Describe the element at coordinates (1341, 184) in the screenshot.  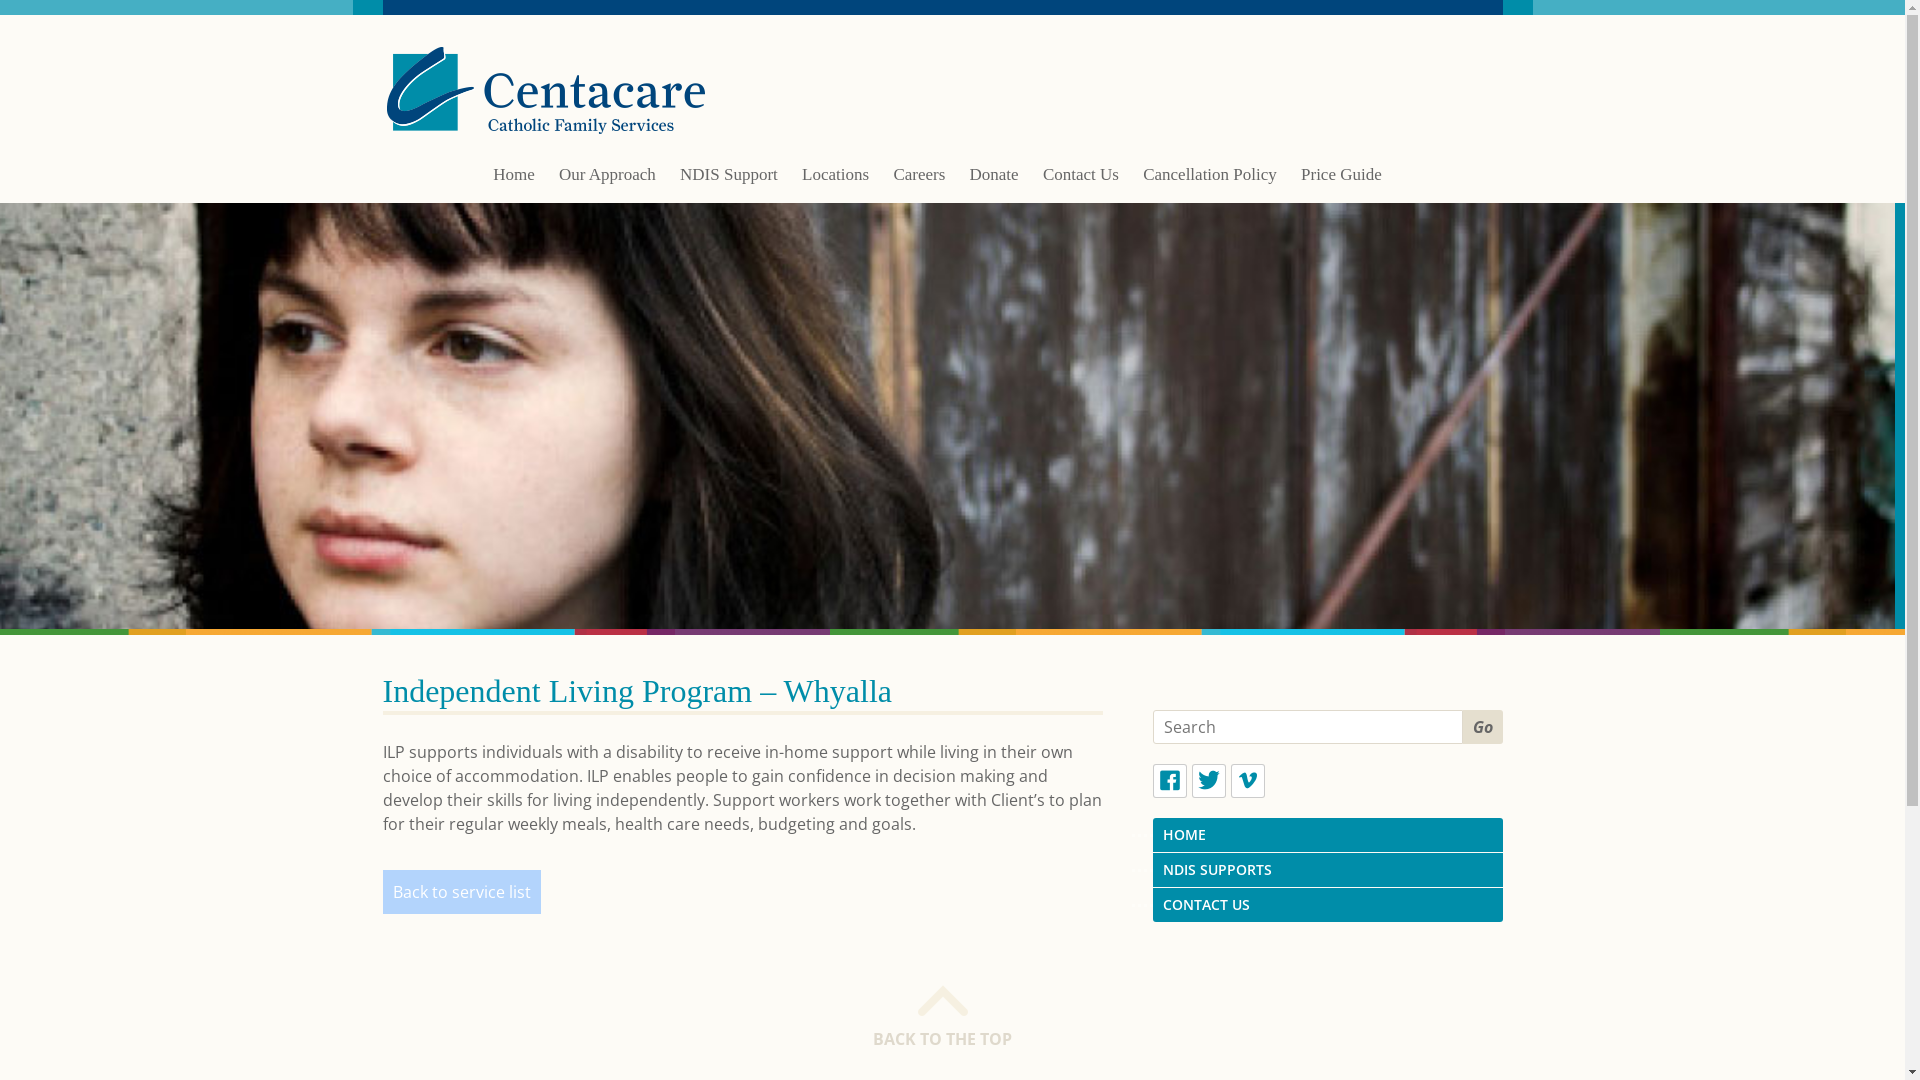
I see `'Price Guide'` at that location.